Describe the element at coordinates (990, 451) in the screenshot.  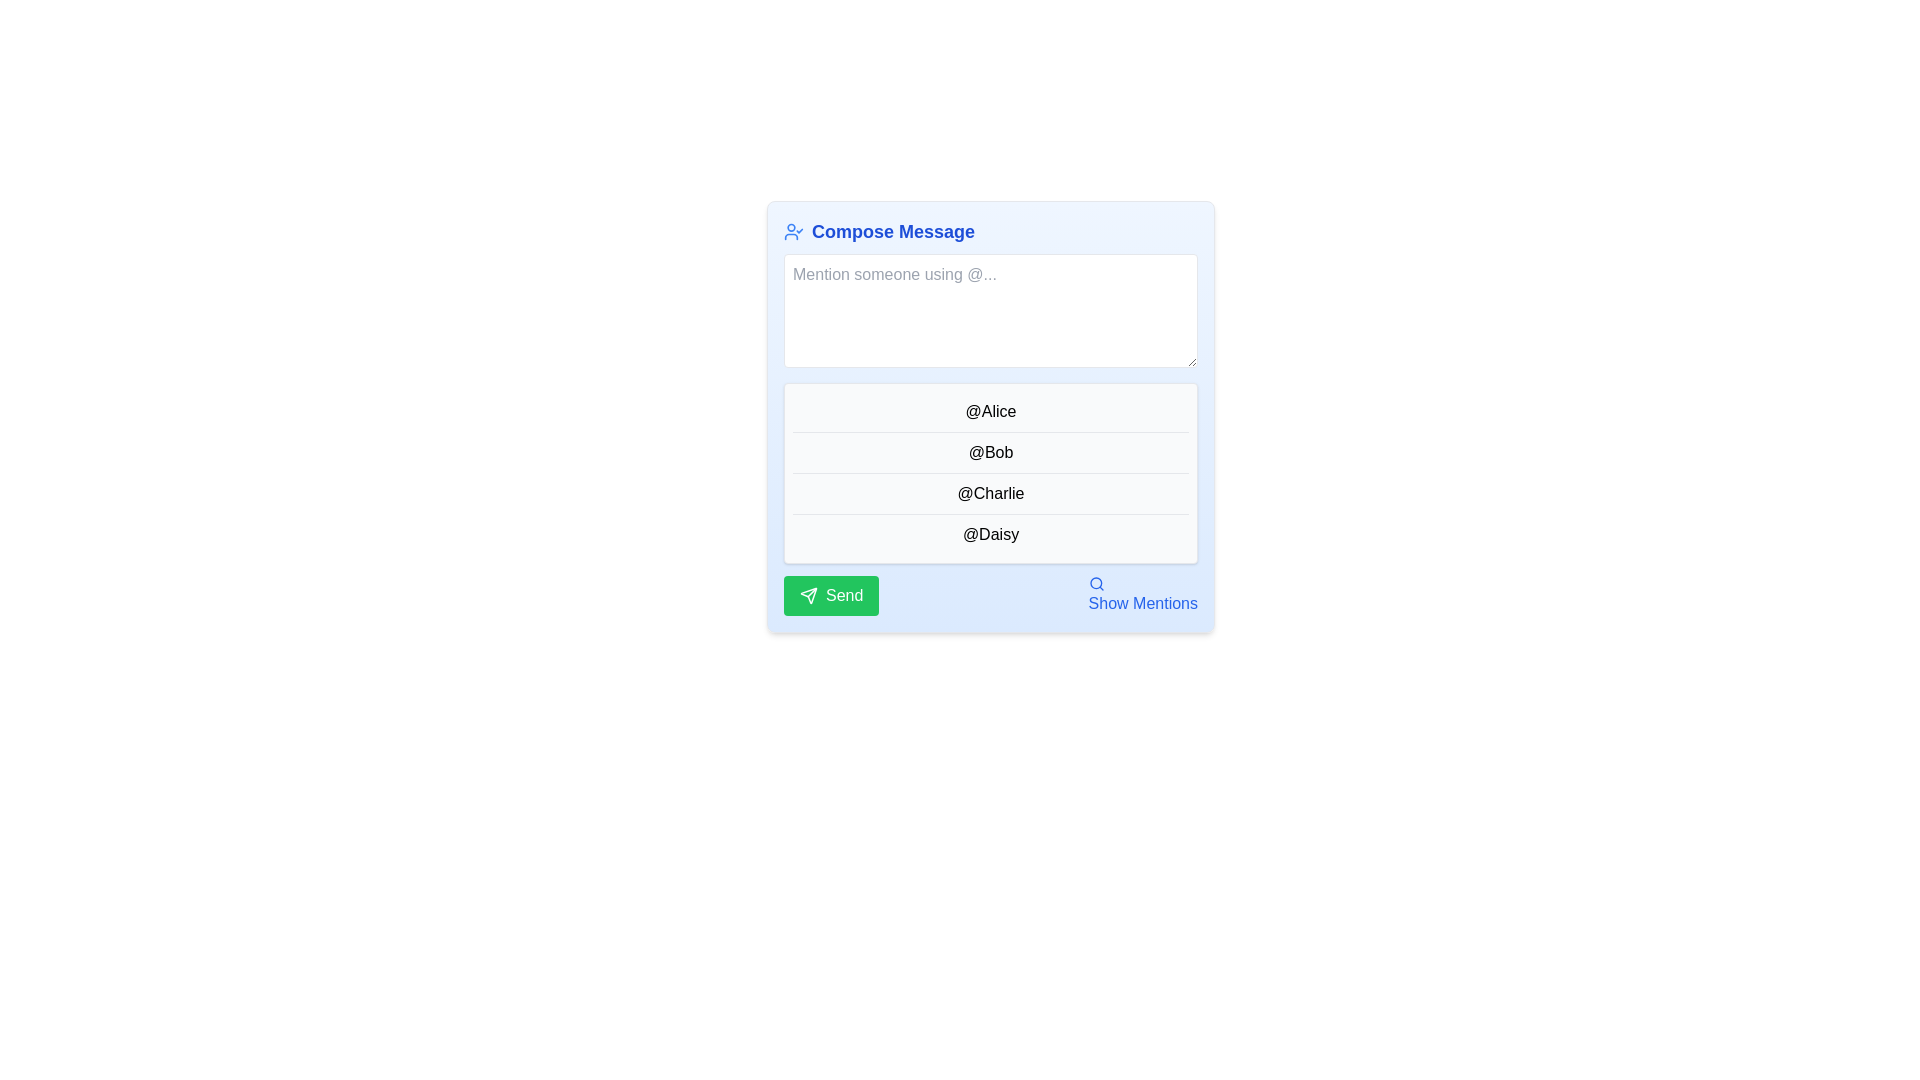
I see `the selectable list item displaying the text '@Bob'` at that location.